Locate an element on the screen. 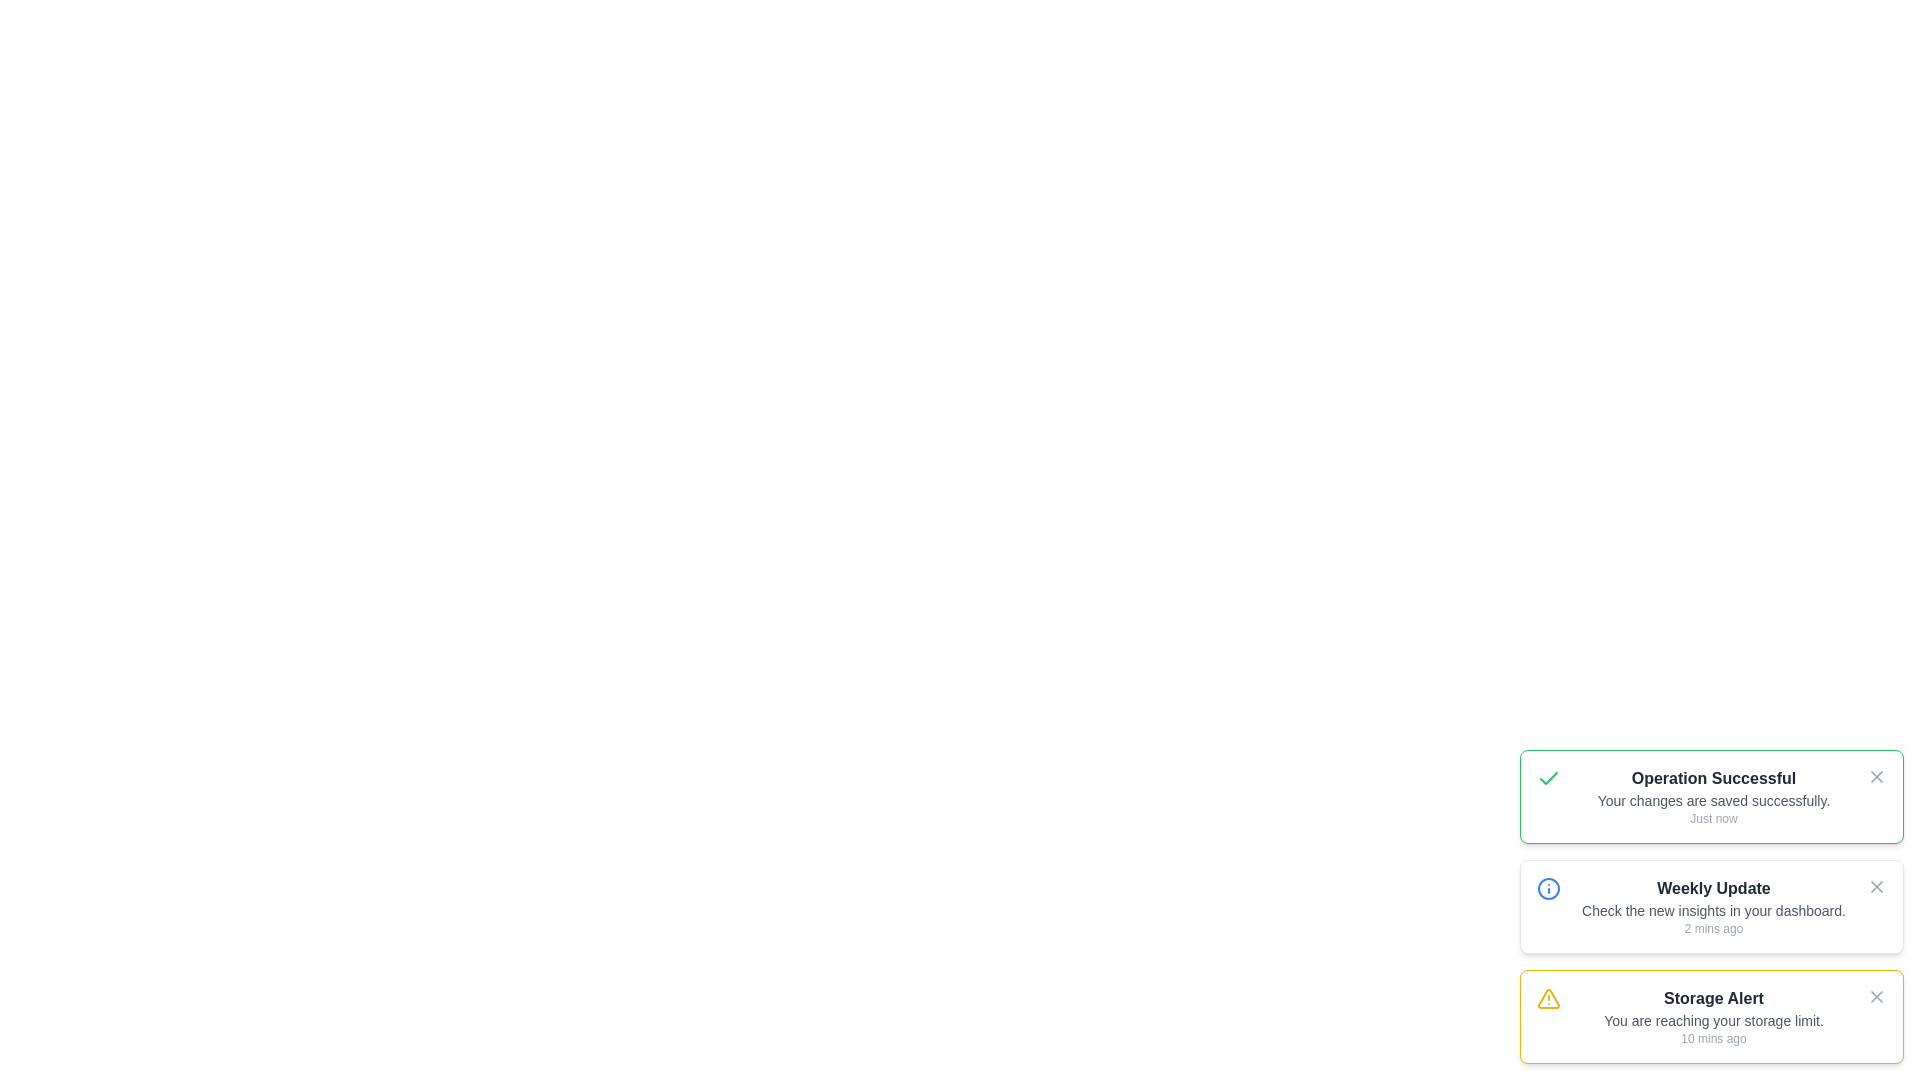 The image size is (1920, 1080). the diagonal 'X' shaped vector graphic element in the top-right corner of the 'Weekly Update' notification is located at coordinates (1875, 886).